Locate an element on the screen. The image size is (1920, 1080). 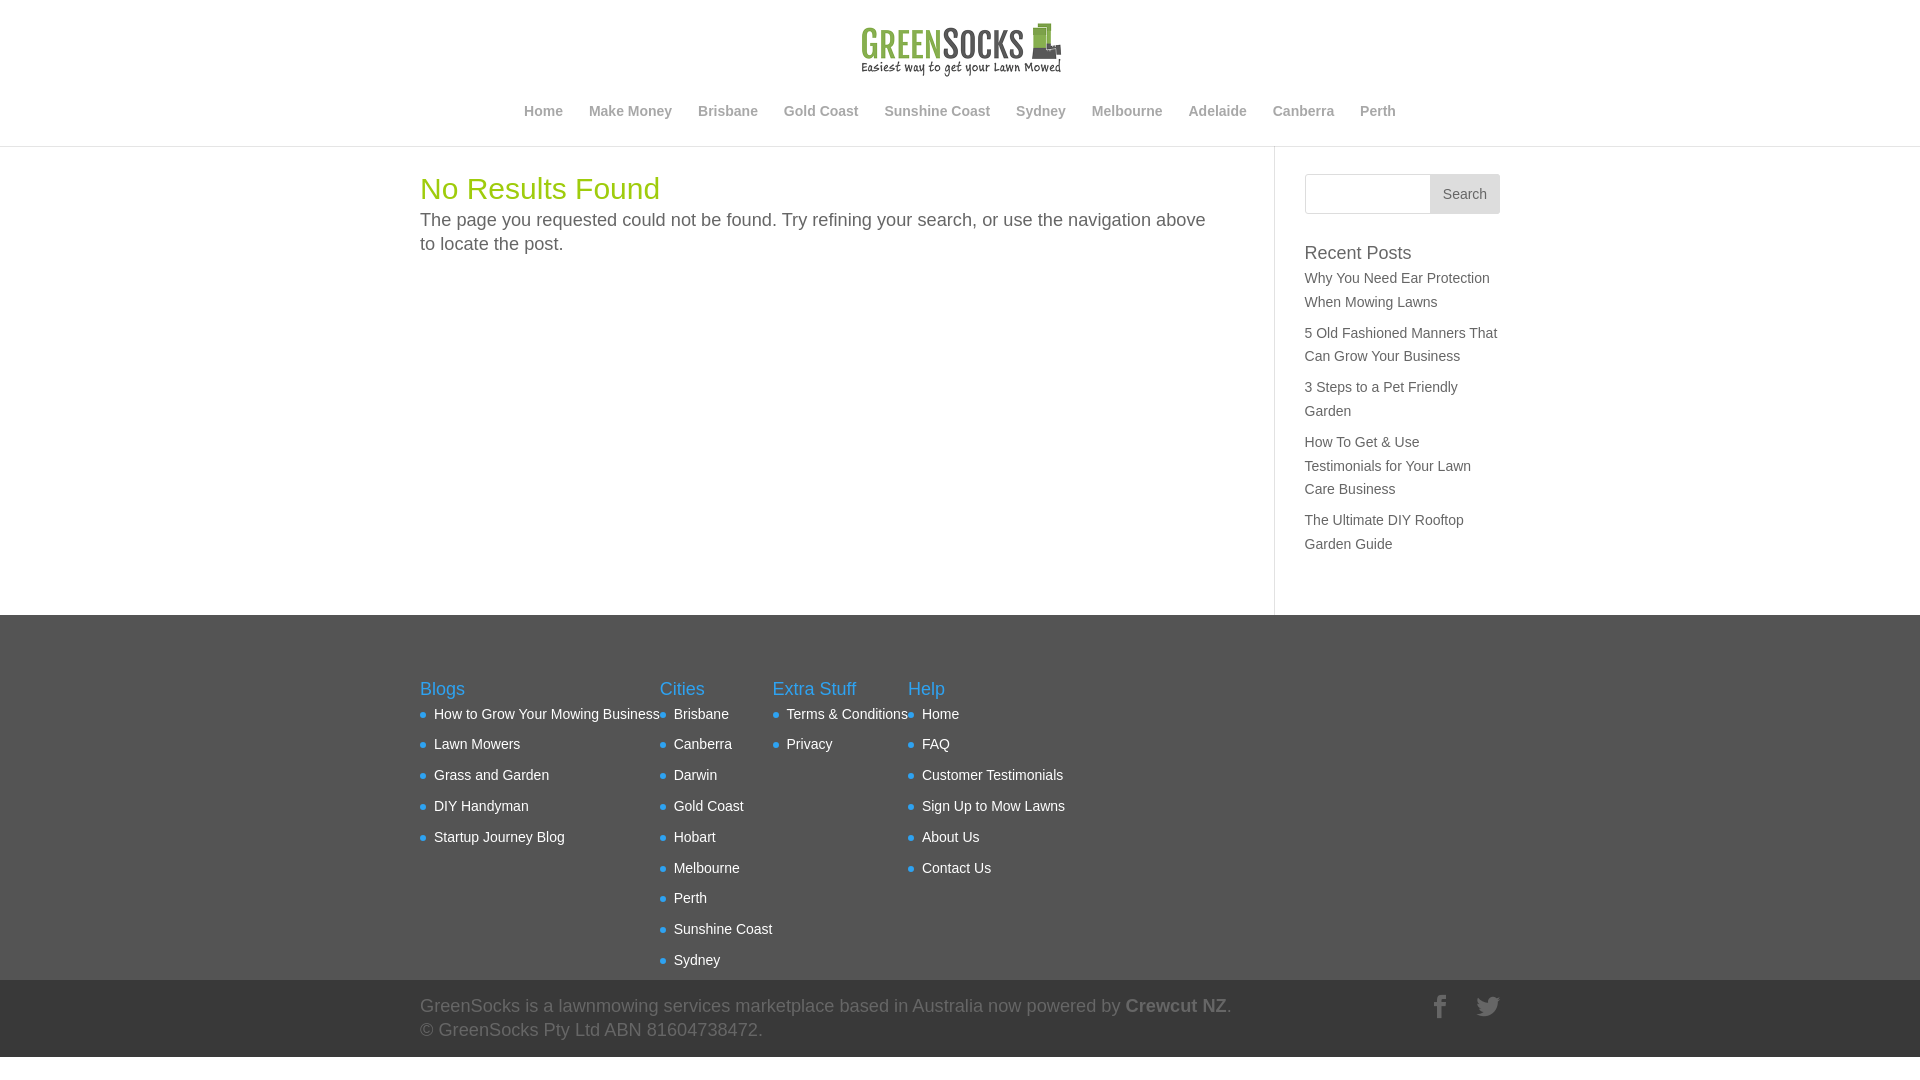
'Terms & Conditions' is located at coordinates (847, 712).